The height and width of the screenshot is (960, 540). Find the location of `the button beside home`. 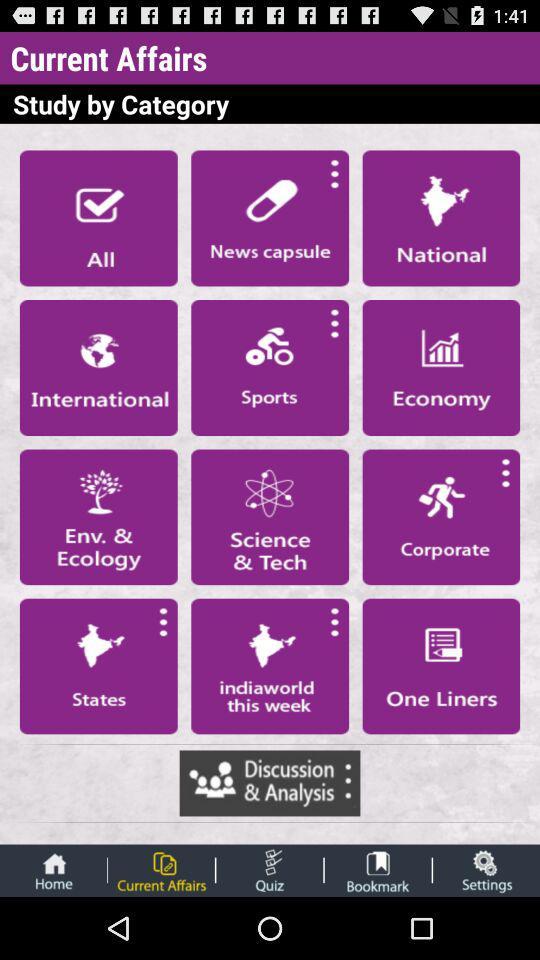

the button beside home is located at coordinates (160, 870).